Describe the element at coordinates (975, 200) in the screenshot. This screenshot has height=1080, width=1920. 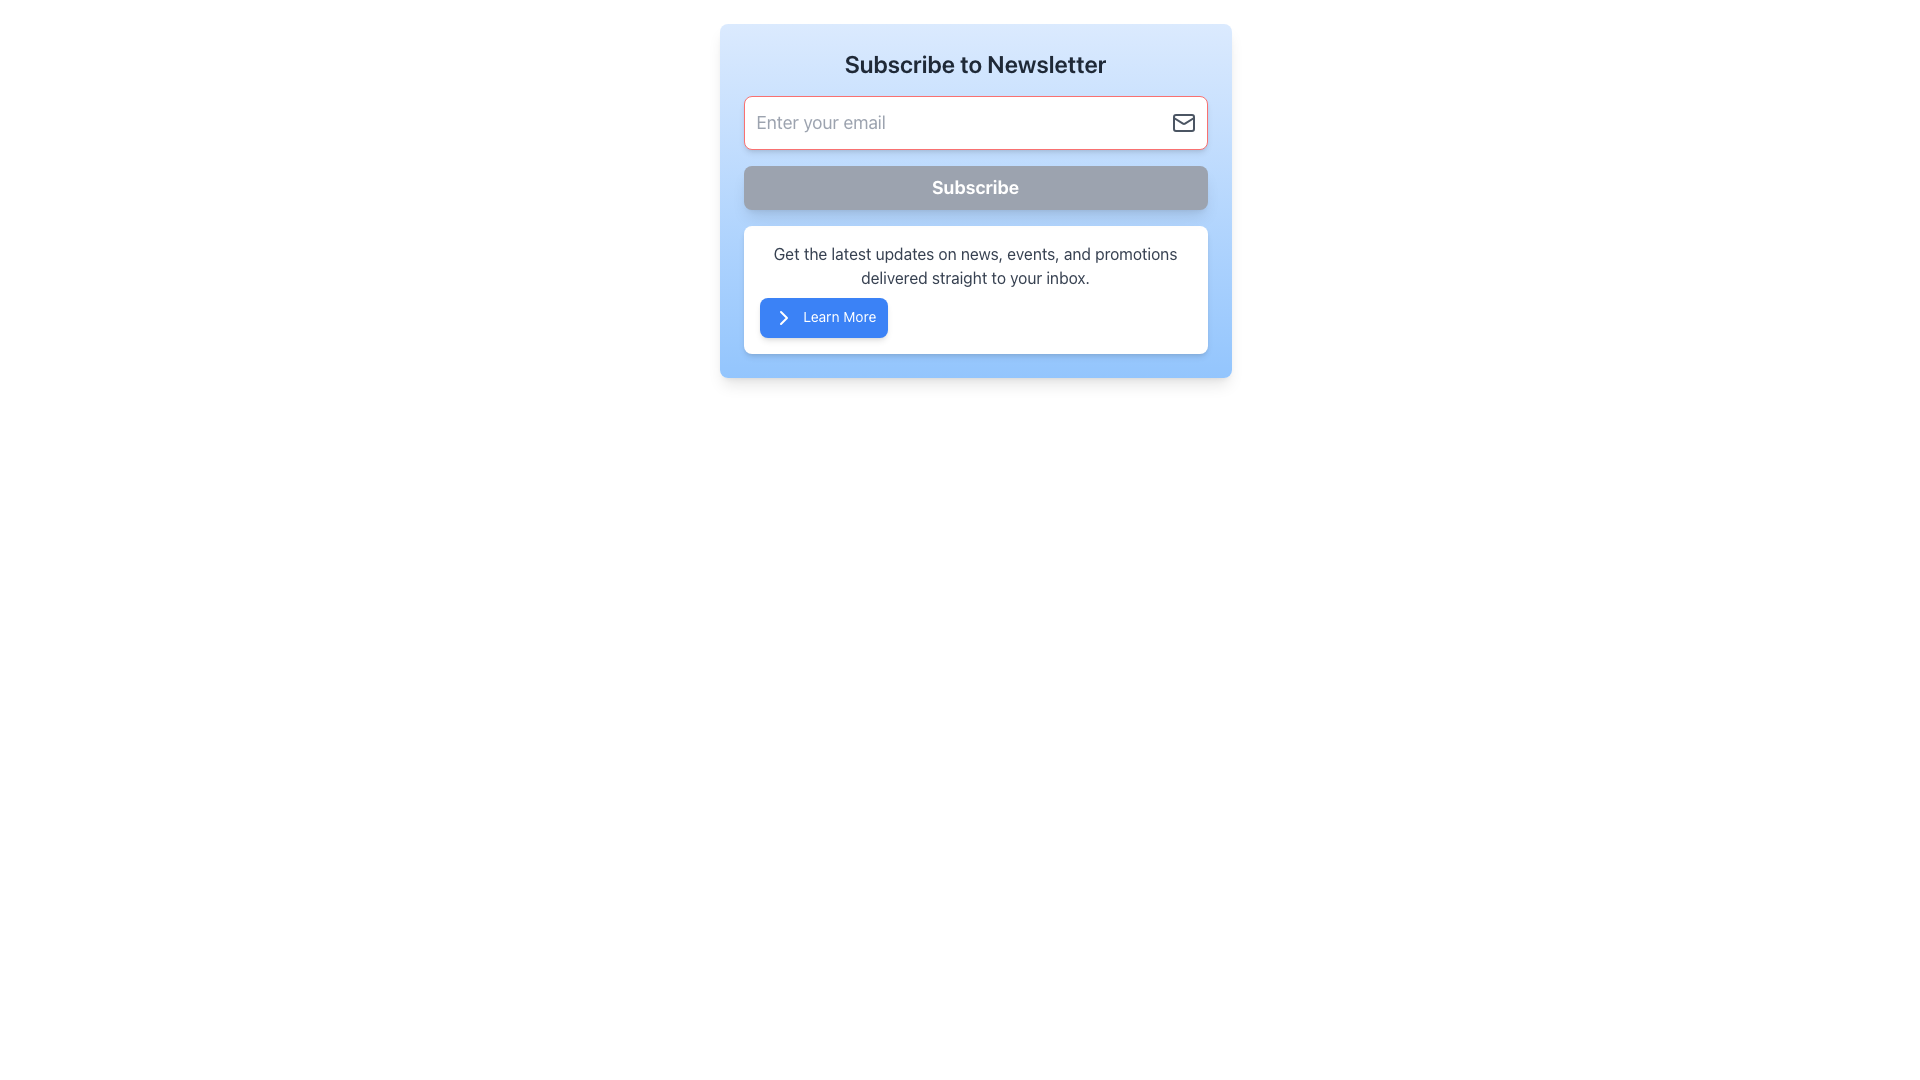
I see `the subscribe button located directly below the email input field labeled 'Enter your email' to attempt subscription` at that location.